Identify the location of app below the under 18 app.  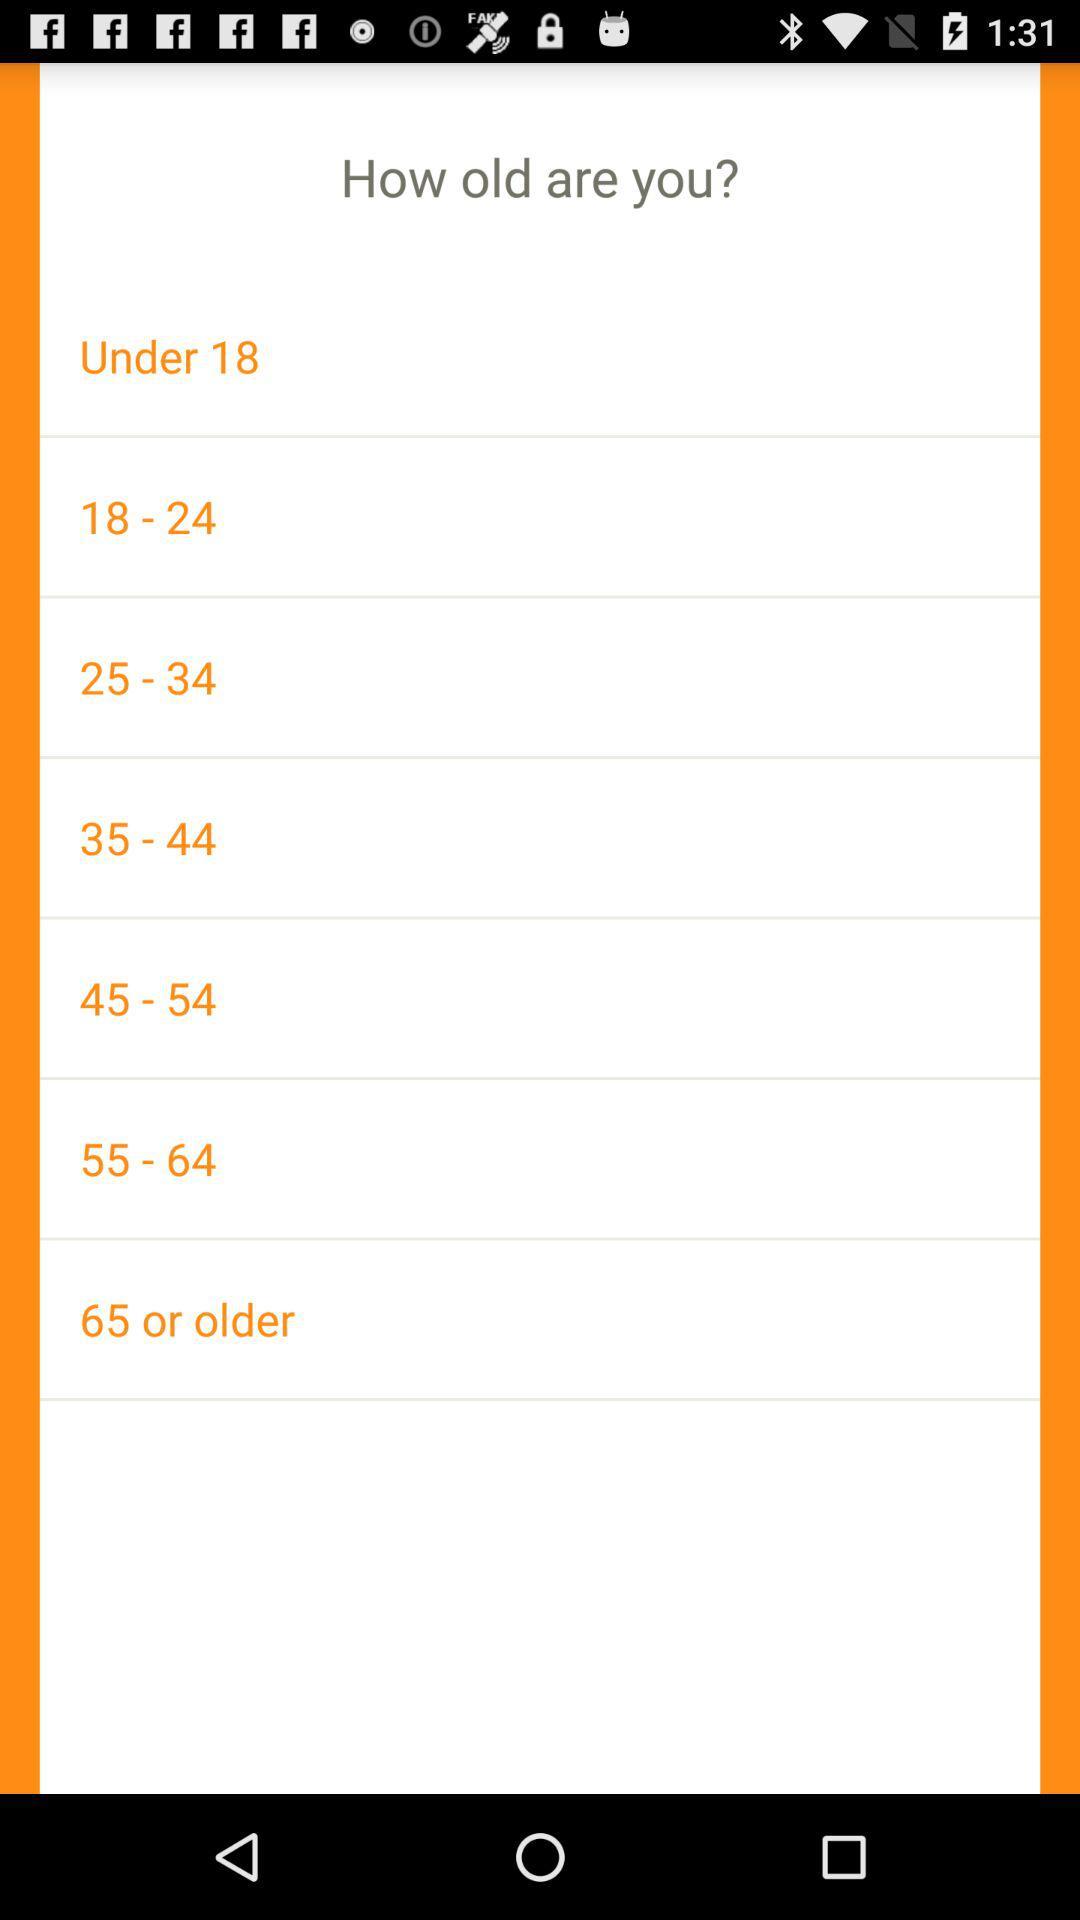
(540, 516).